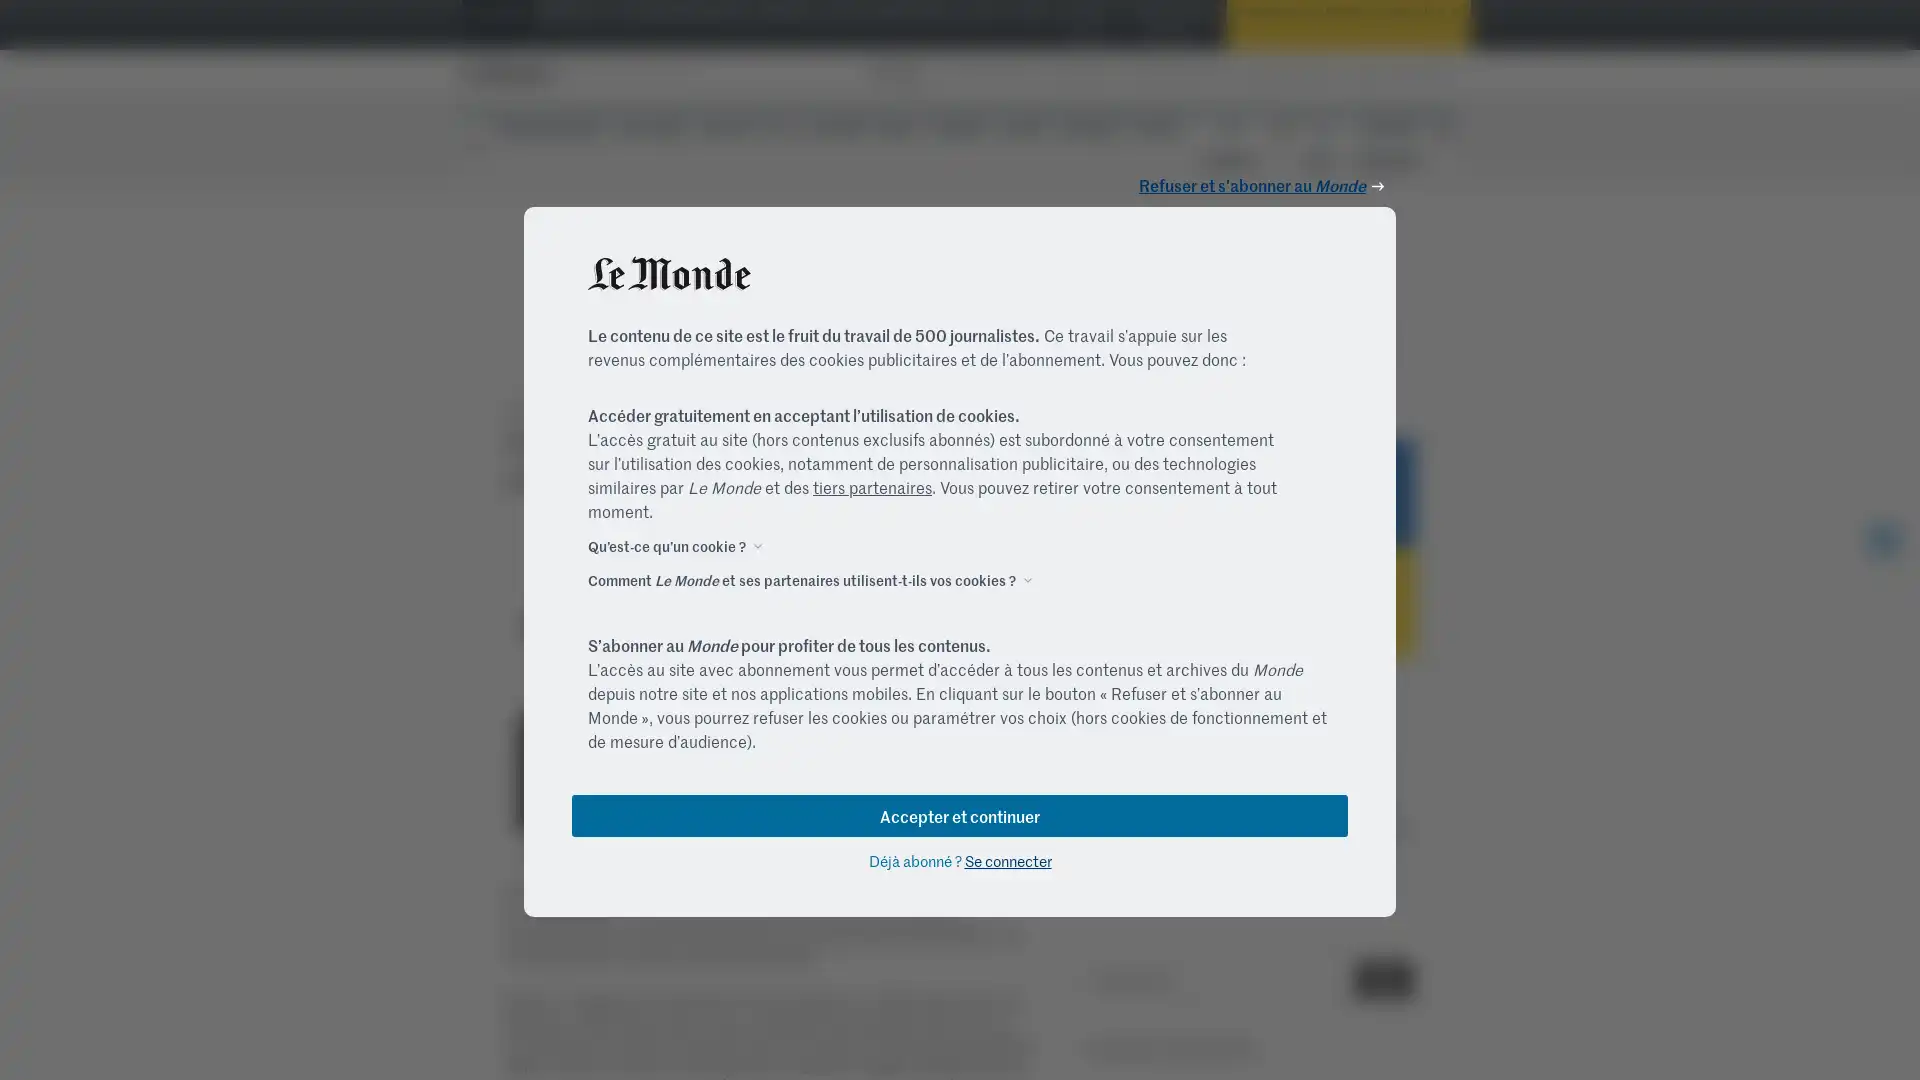 Image resolution: width=1920 pixels, height=1080 pixels. What do you see at coordinates (960, 814) in the screenshot?
I see `Accepter et continuer` at bounding box center [960, 814].